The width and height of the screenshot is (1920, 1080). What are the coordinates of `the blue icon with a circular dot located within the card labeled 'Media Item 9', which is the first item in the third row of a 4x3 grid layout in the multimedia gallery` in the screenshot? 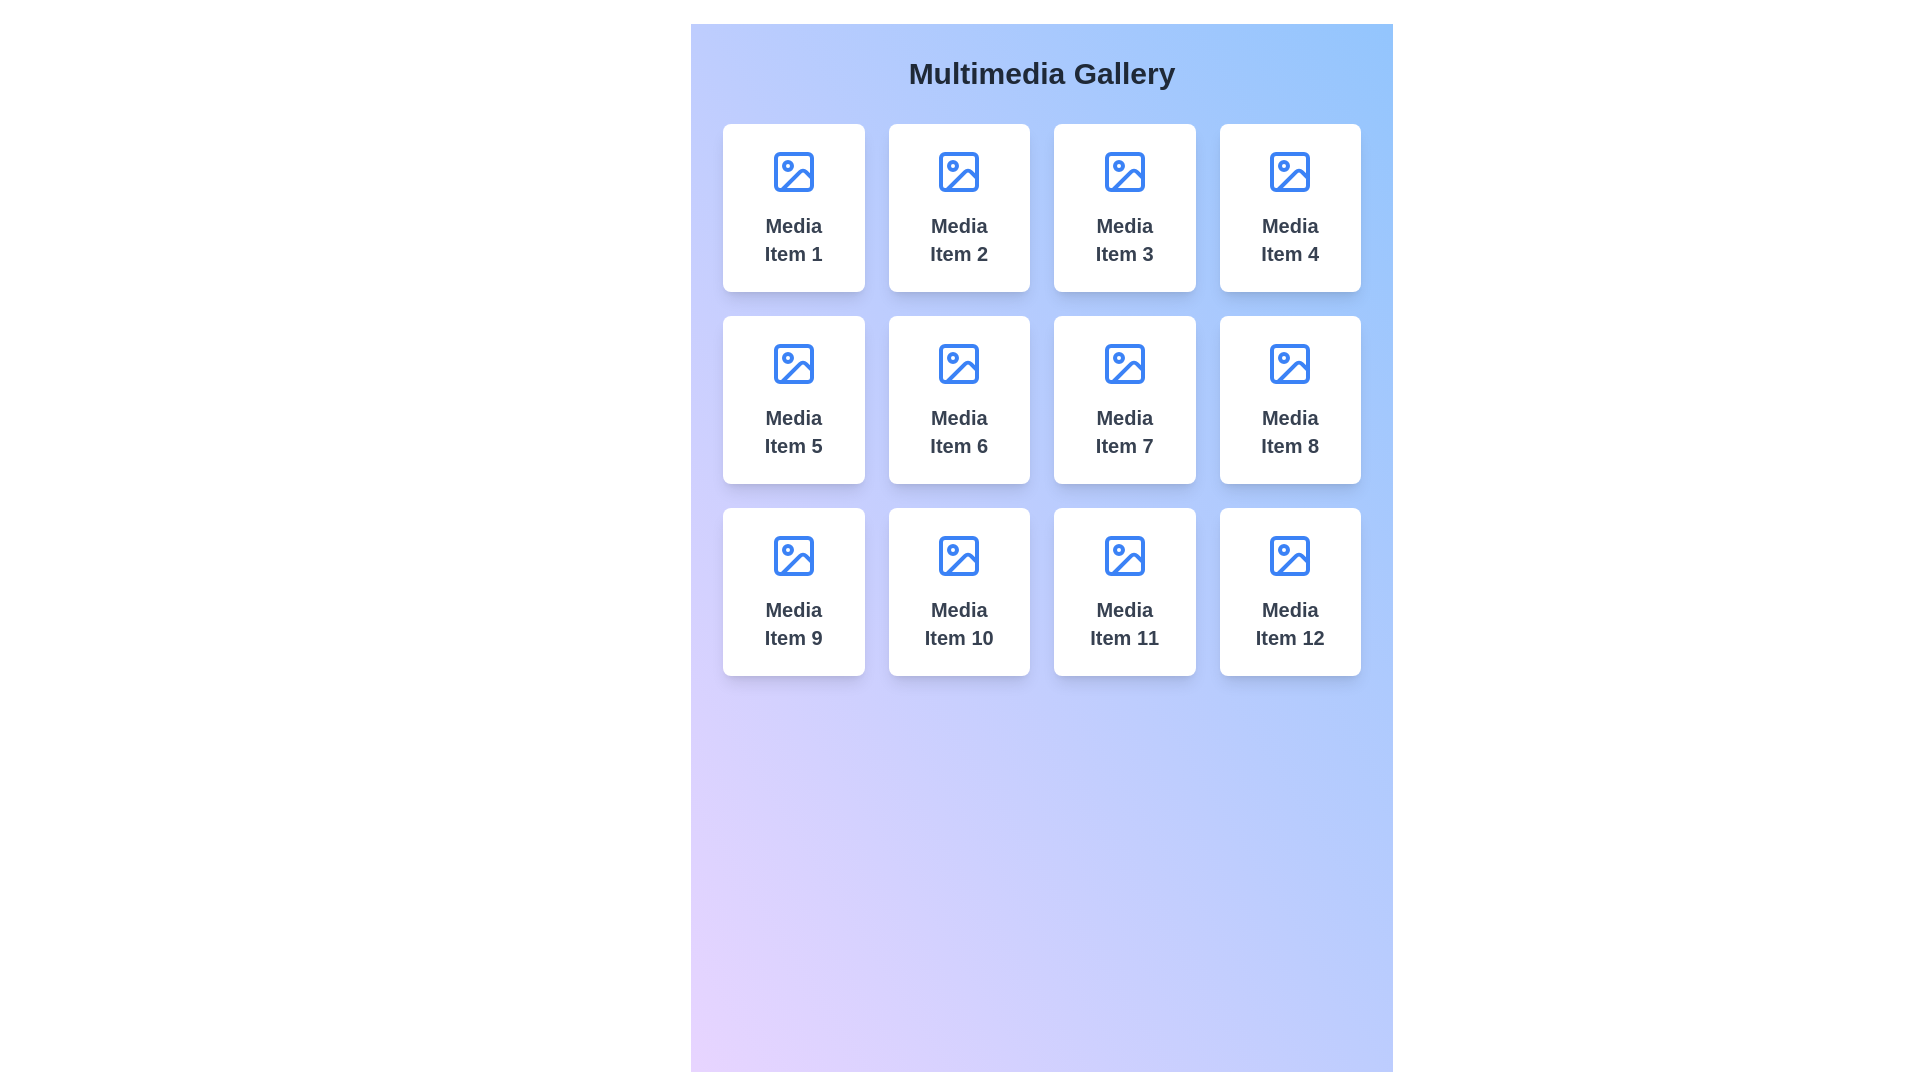 It's located at (792, 555).